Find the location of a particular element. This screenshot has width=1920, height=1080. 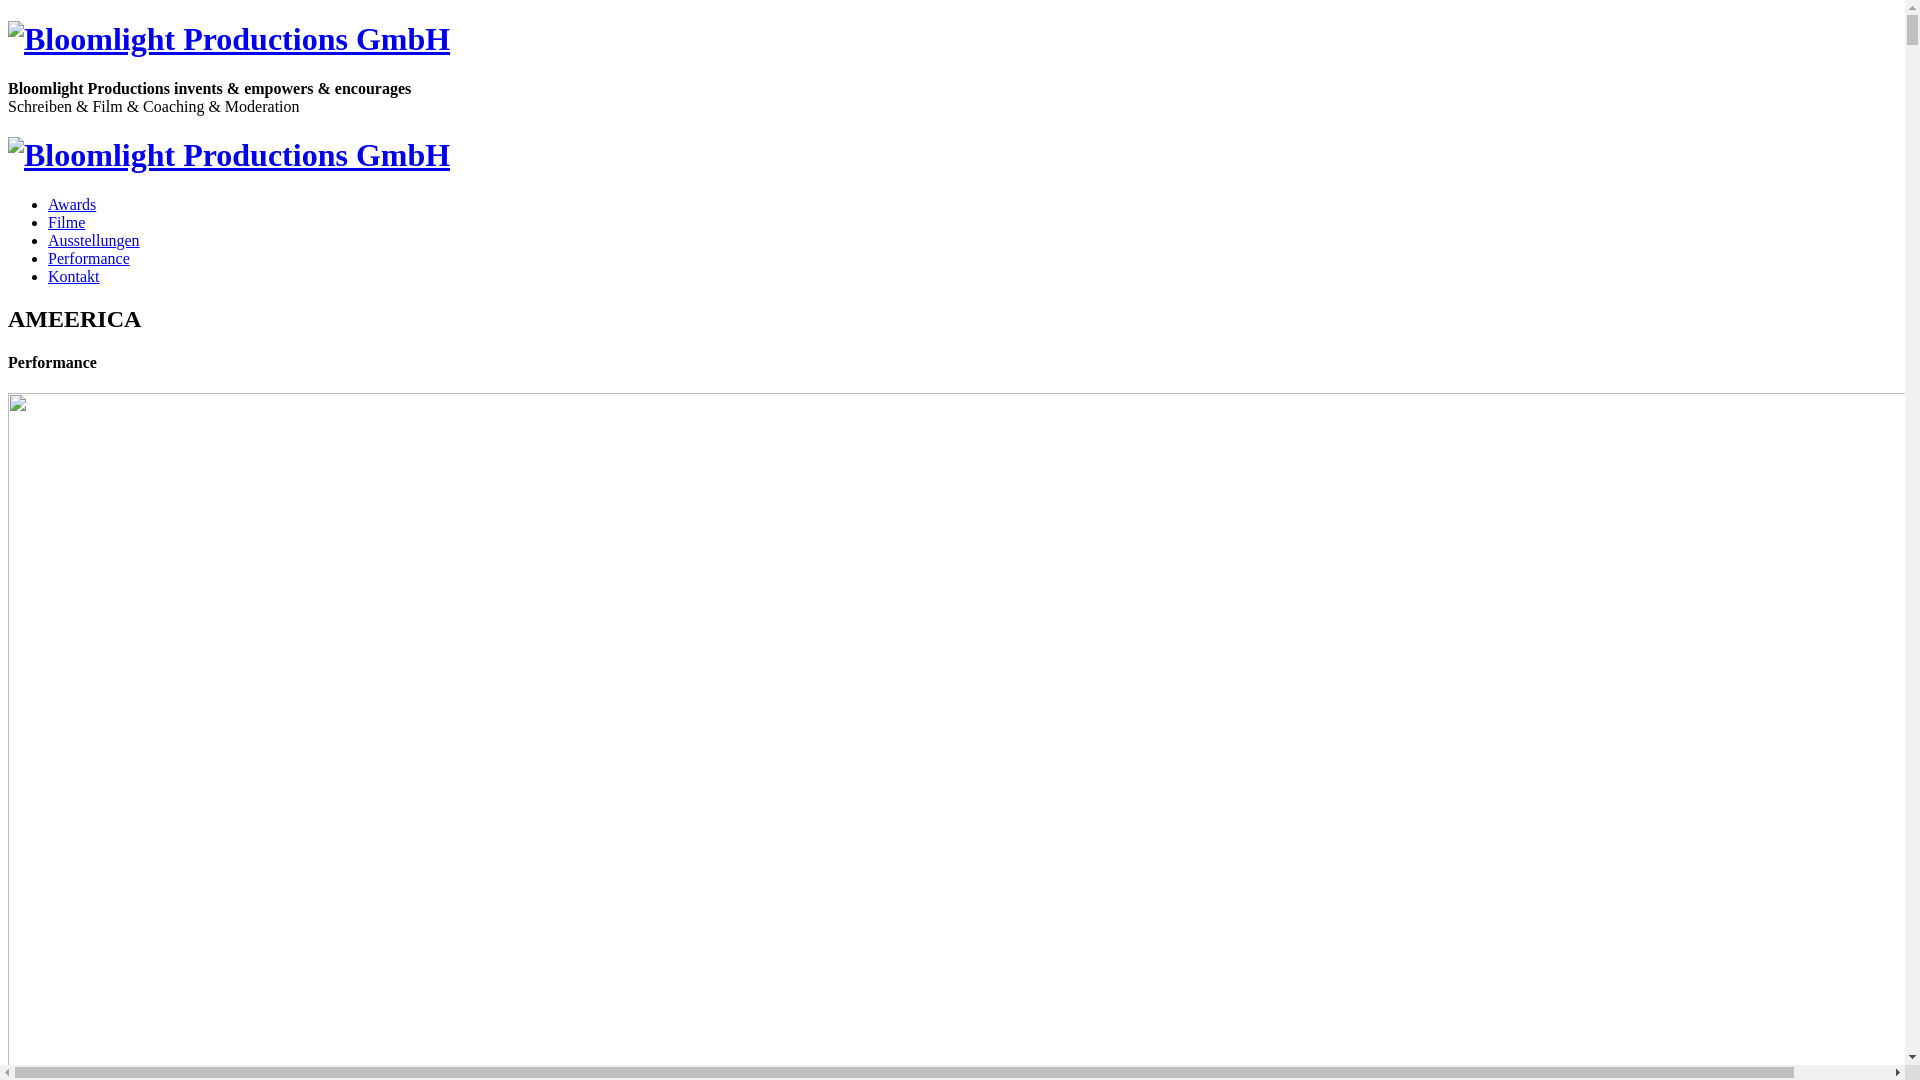

'Awards' is located at coordinates (72, 204).